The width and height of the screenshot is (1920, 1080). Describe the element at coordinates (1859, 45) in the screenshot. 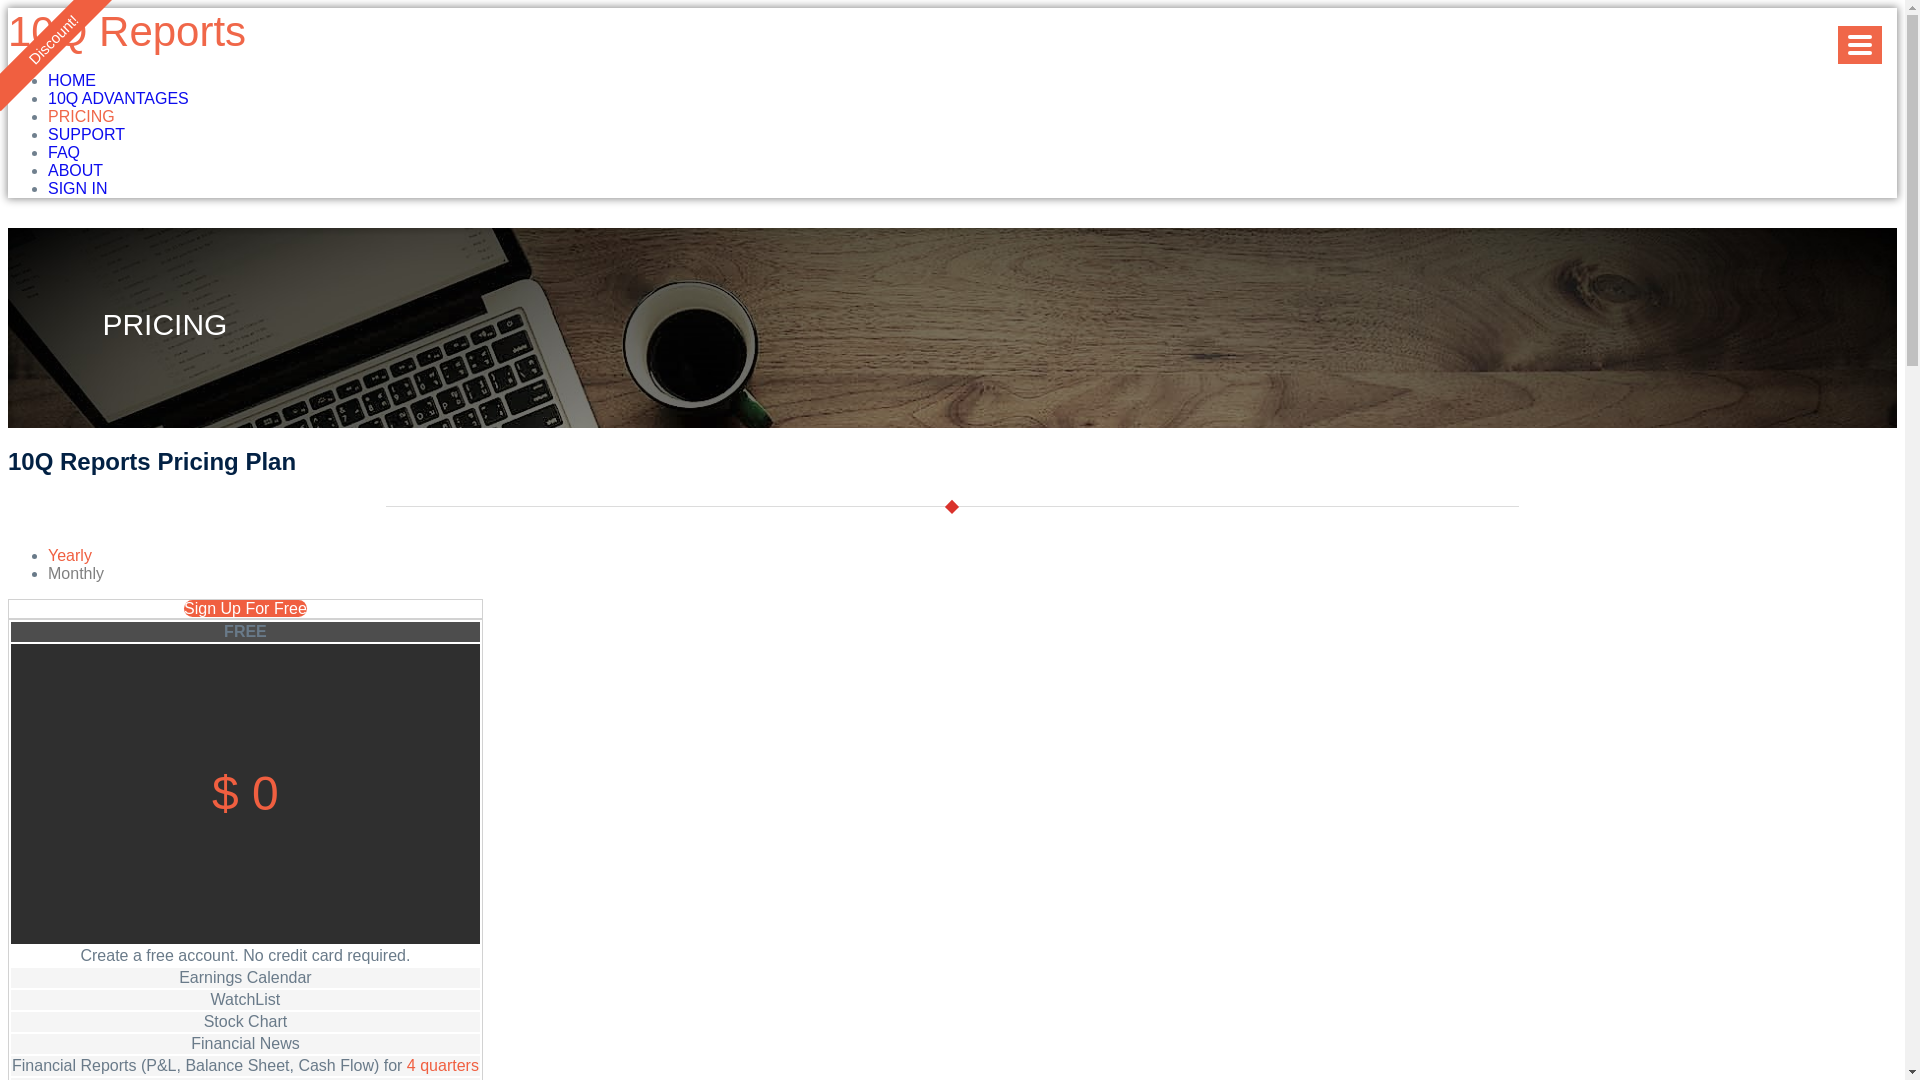

I see `'Toggle navigation'` at that location.